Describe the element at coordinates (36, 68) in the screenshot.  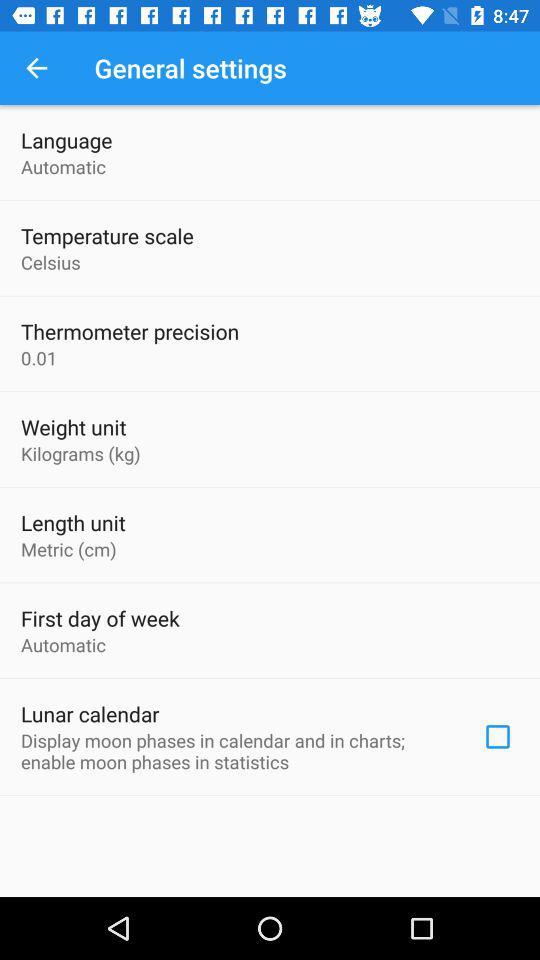
I see `the icon to the left of general settings item` at that location.